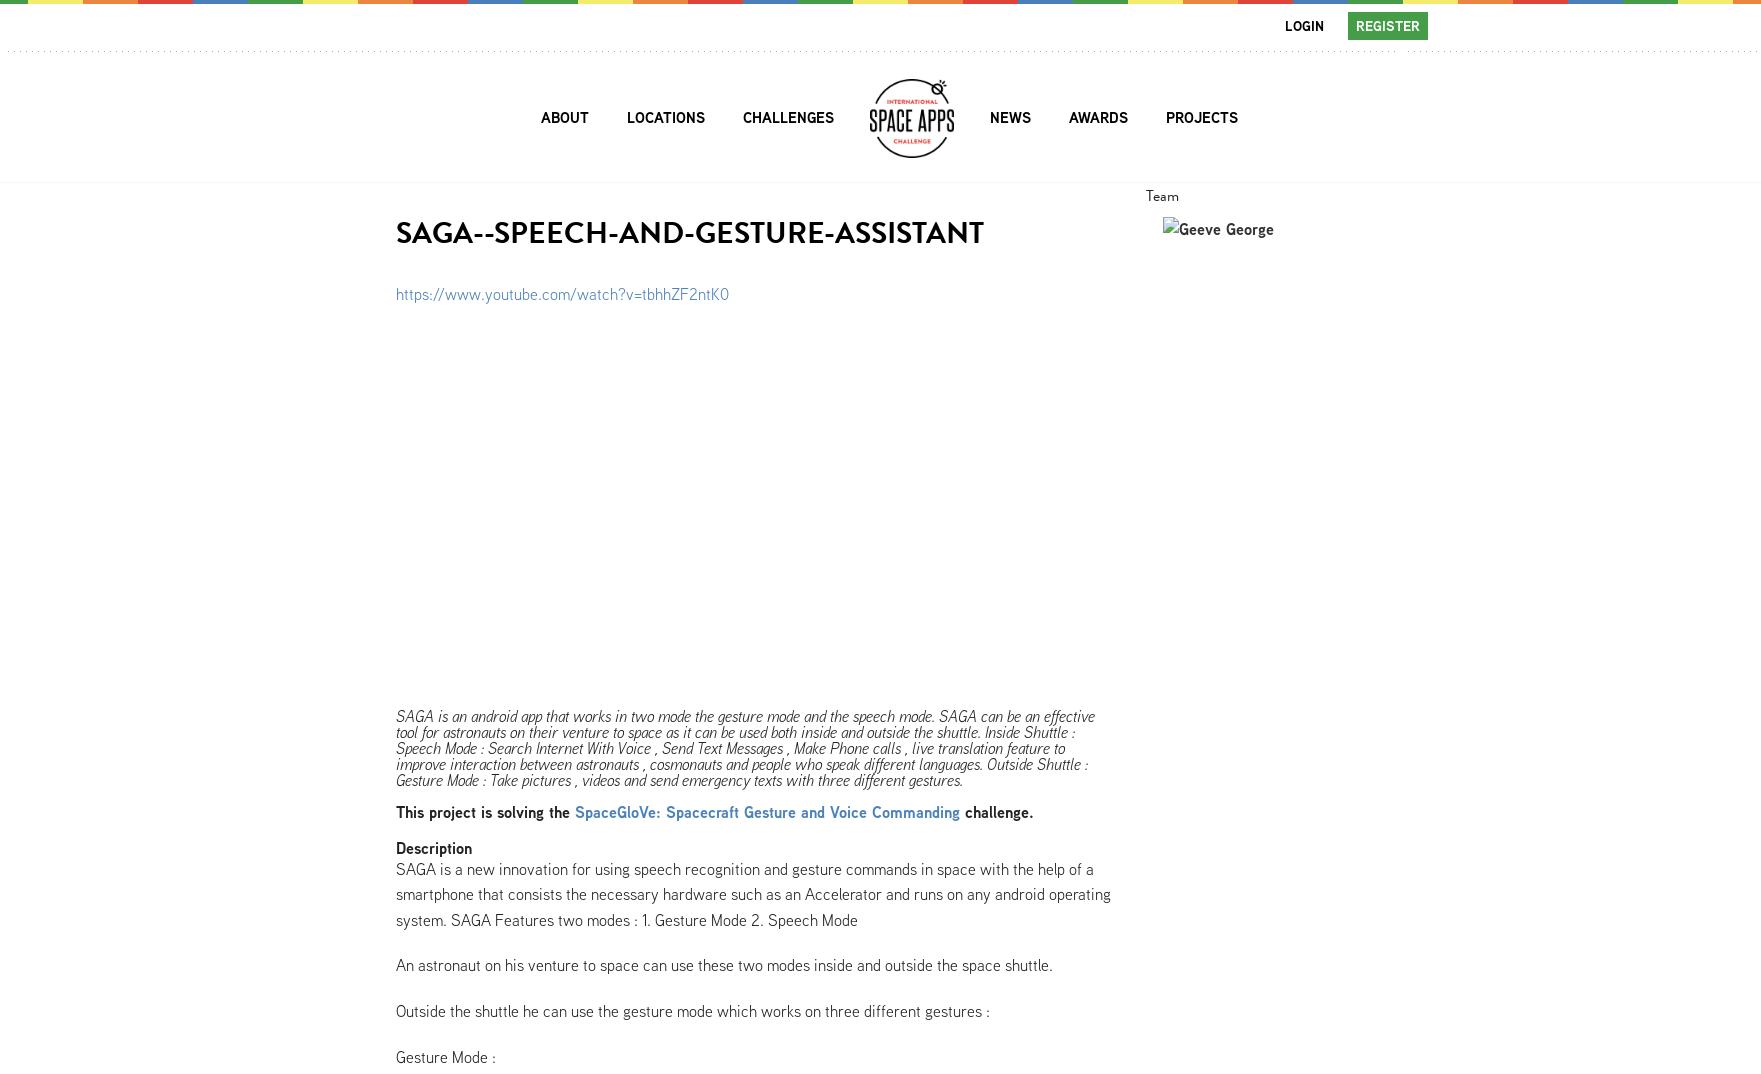 The image size is (1761, 1074). Describe the element at coordinates (444, 1056) in the screenshot. I see `'Gesture Mode :'` at that location.